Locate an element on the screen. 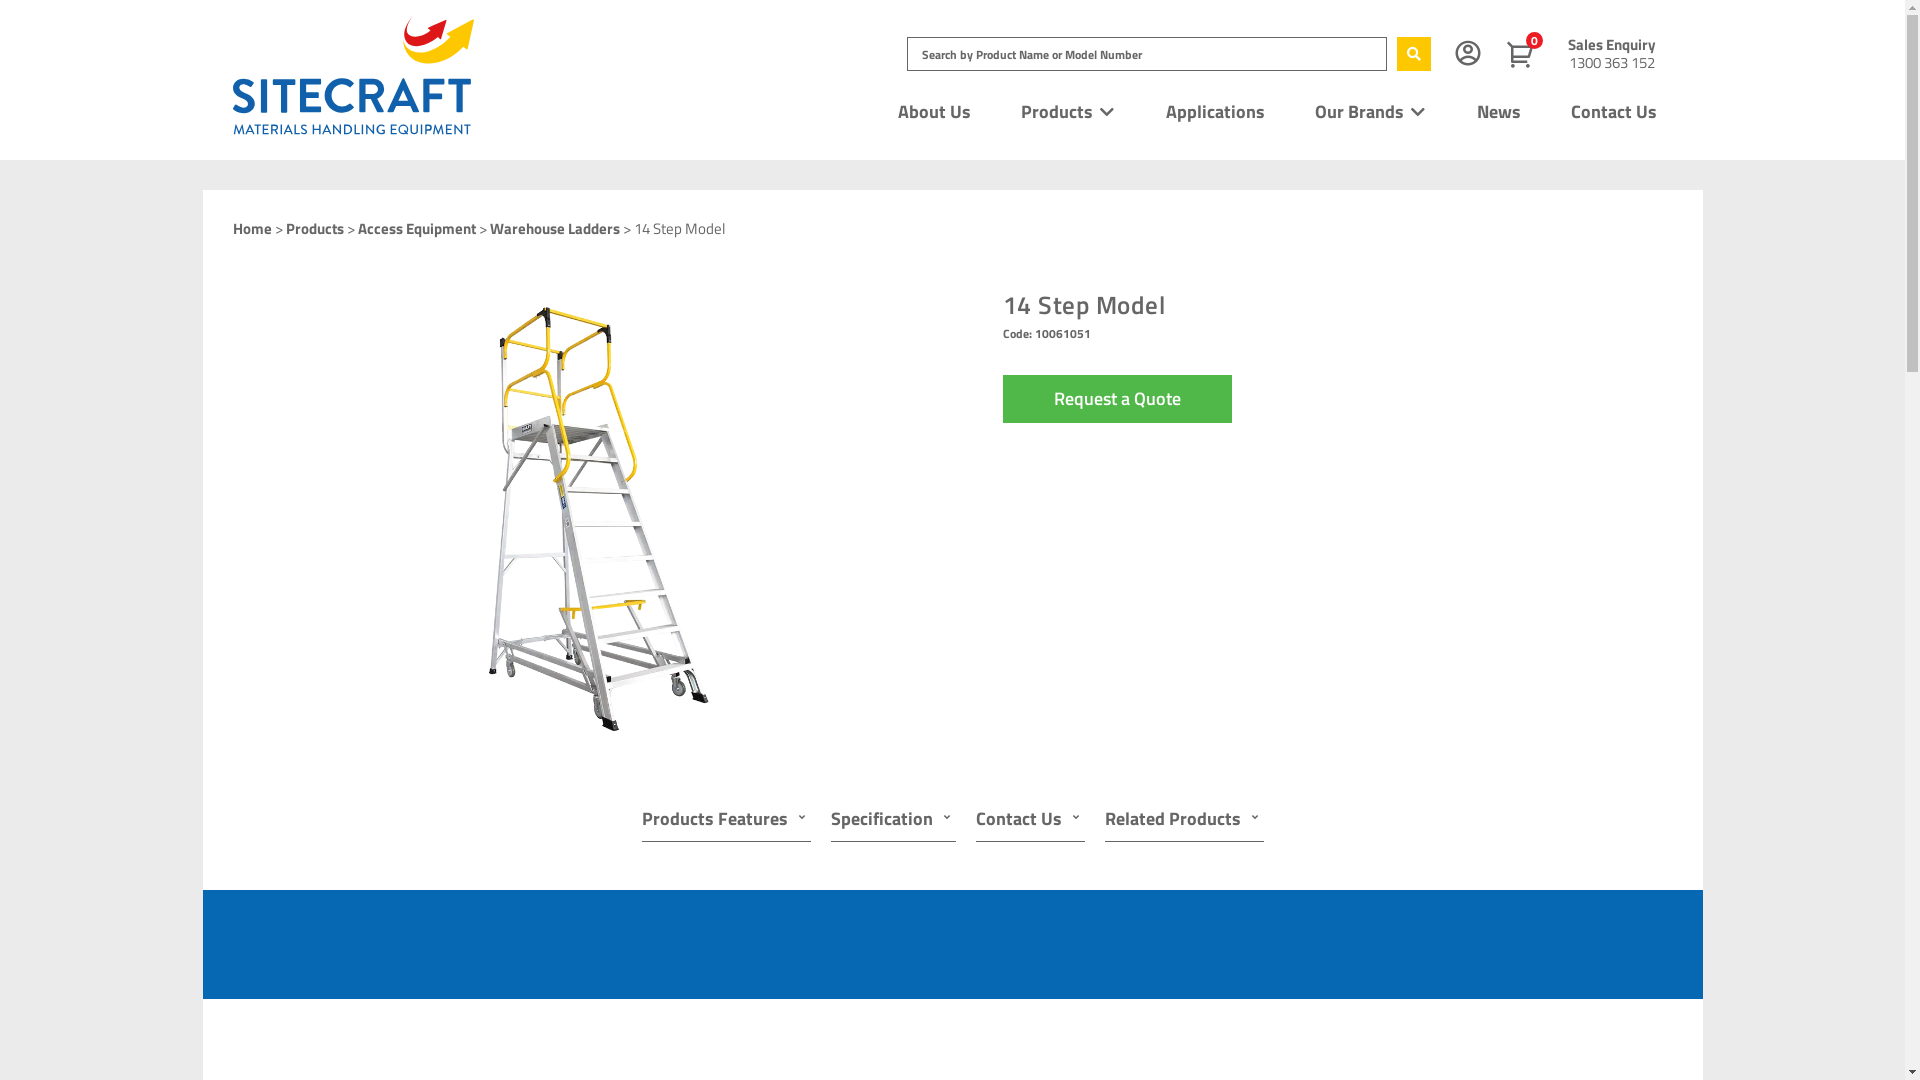  'Warehouse Ladders' is located at coordinates (555, 227).